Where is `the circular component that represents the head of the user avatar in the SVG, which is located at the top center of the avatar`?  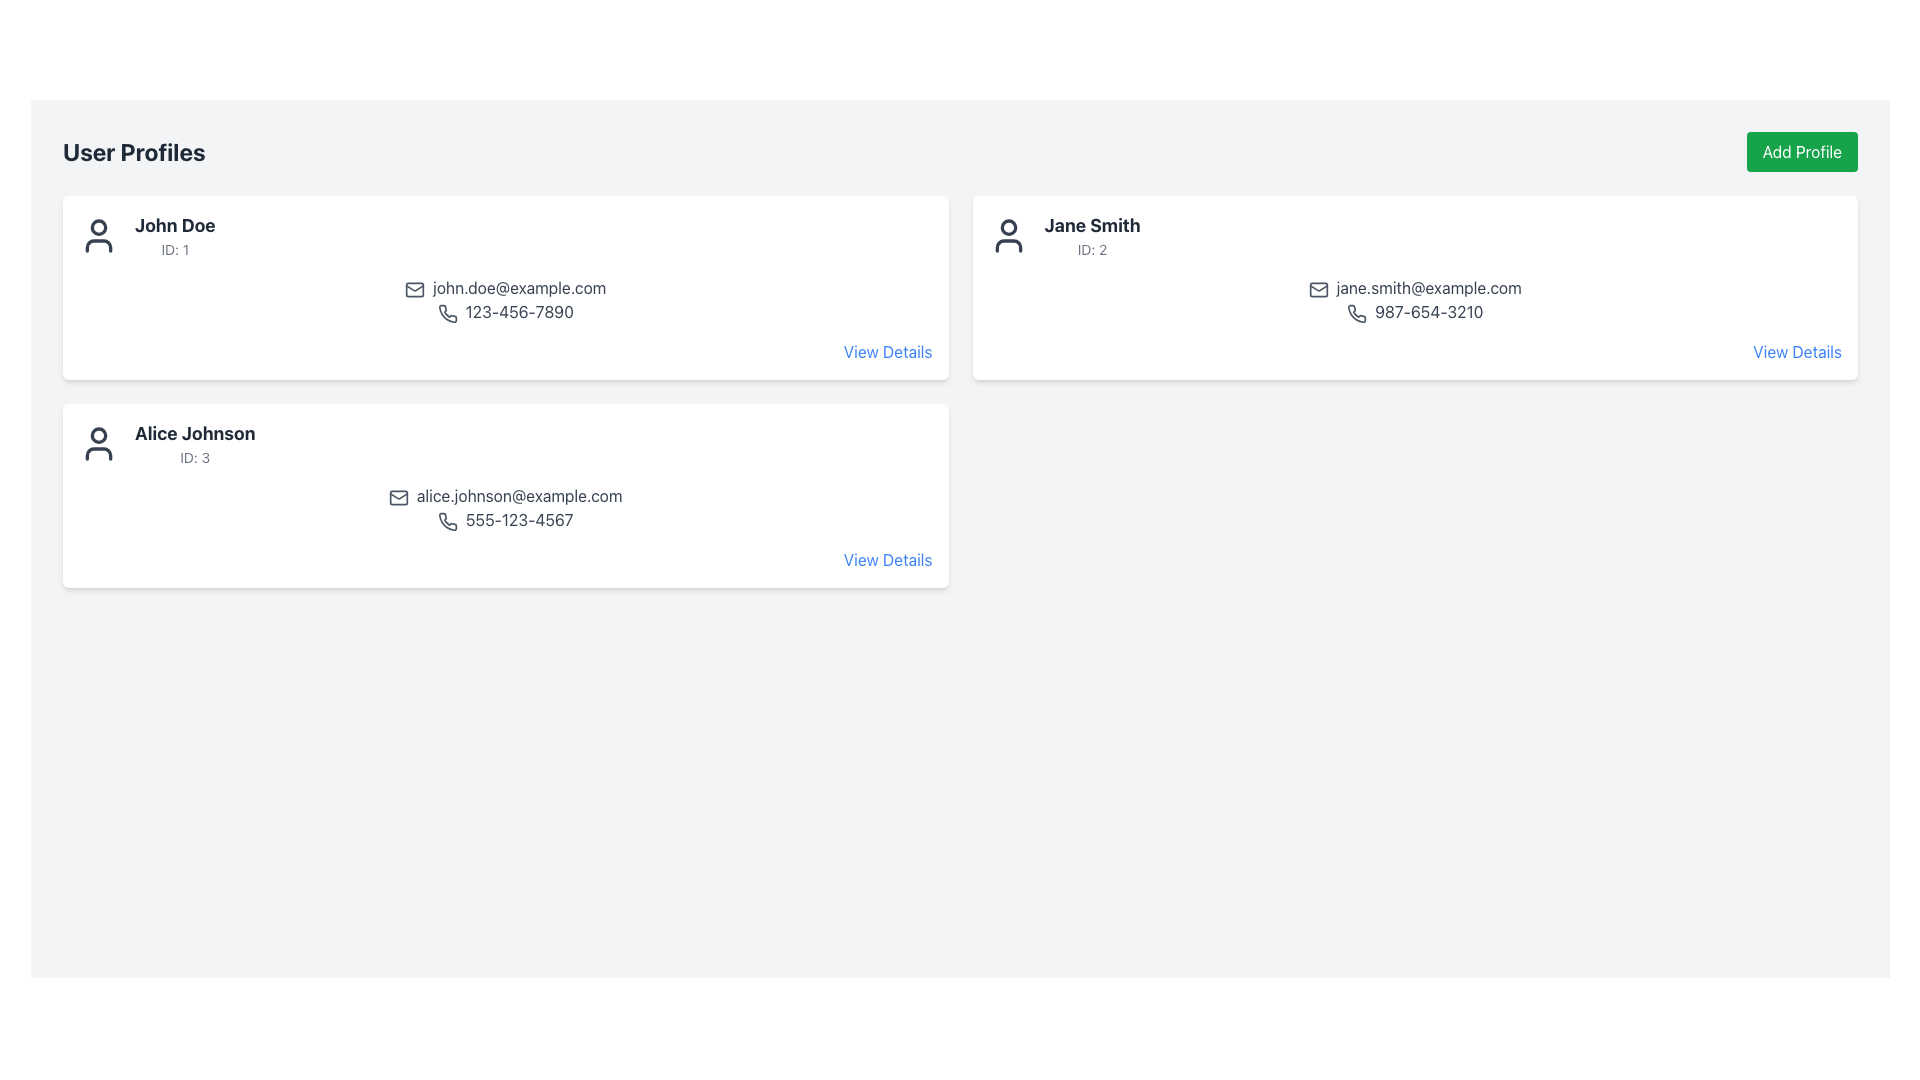 the circular component that represents the head of the user avatar in the SVG, which is located at the top center of the avatar is located at coordinates (98, 434).